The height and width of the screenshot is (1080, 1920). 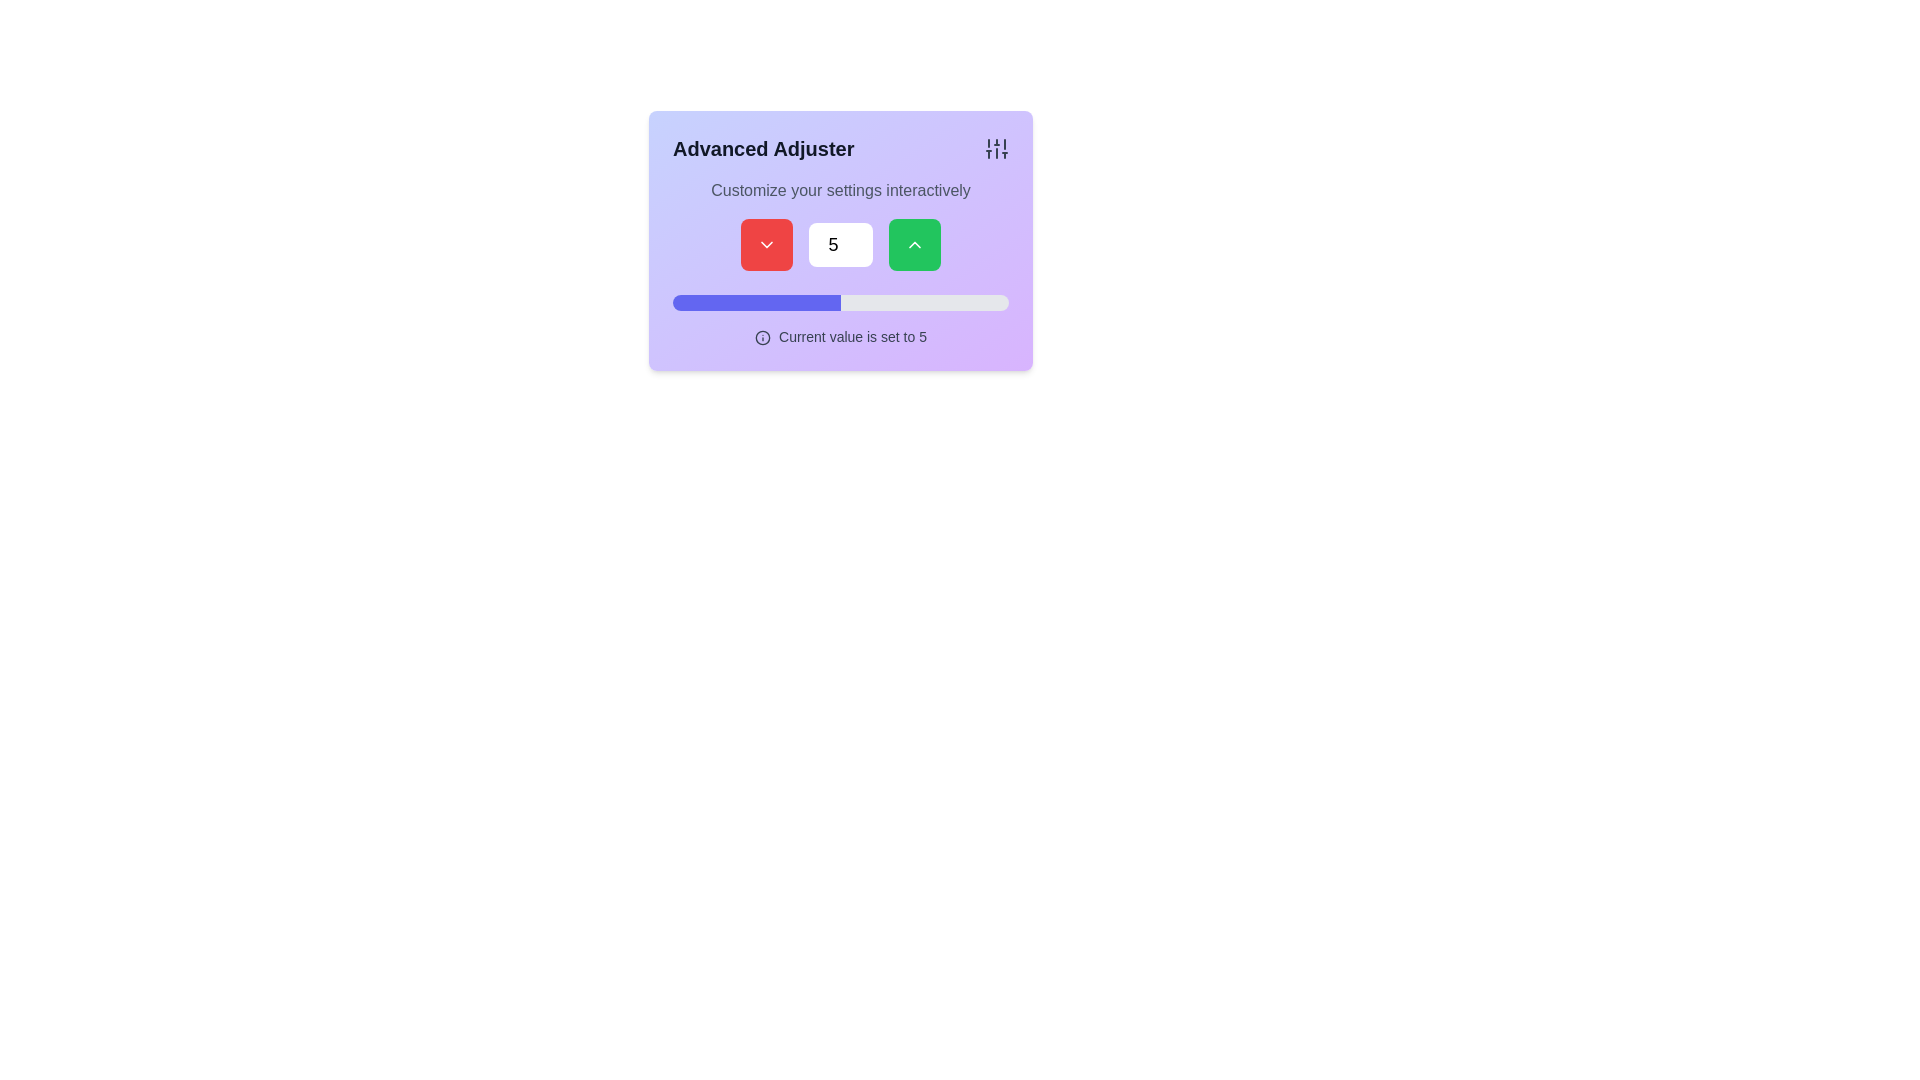 What do you see at coordinates (840, 191) in the screenshot?
I see `the text label that says 'Customize your settings interactively', which is styled in gray and located within a gradient purple panel` at bounding box center [840, 191].